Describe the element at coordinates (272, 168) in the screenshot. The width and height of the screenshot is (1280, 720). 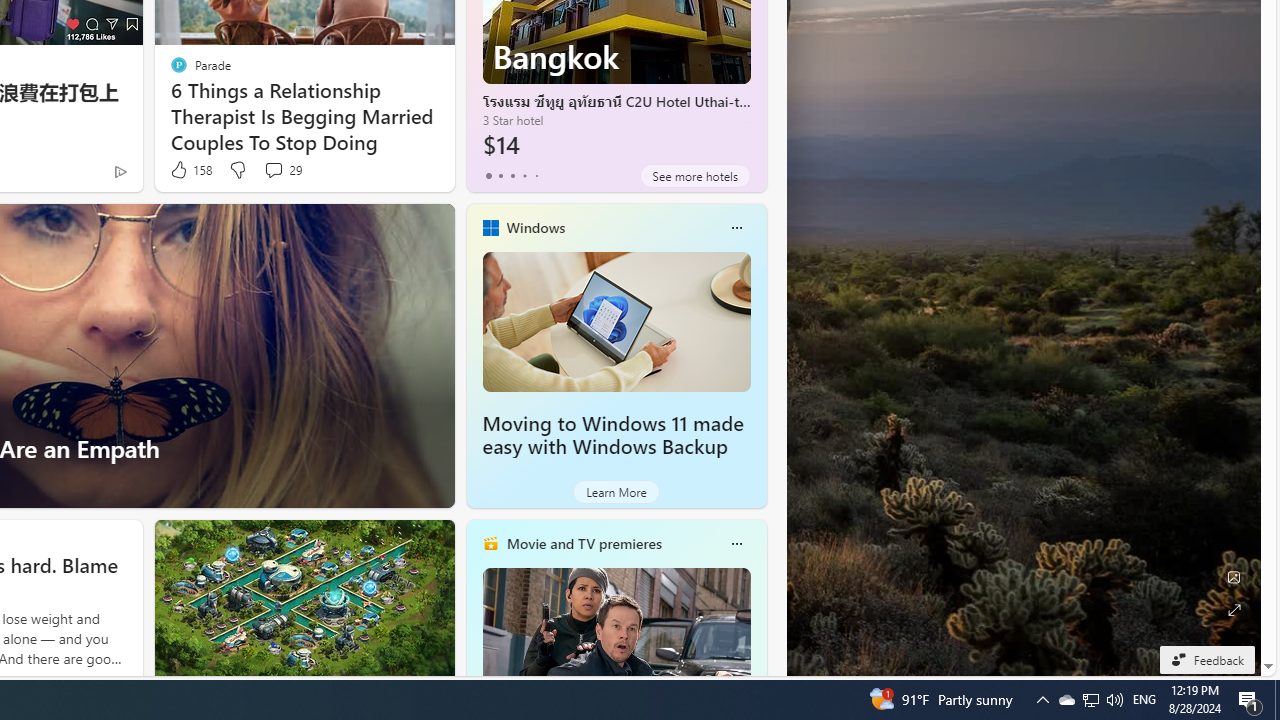
I see `'View comments 29 Comment'` at that location.